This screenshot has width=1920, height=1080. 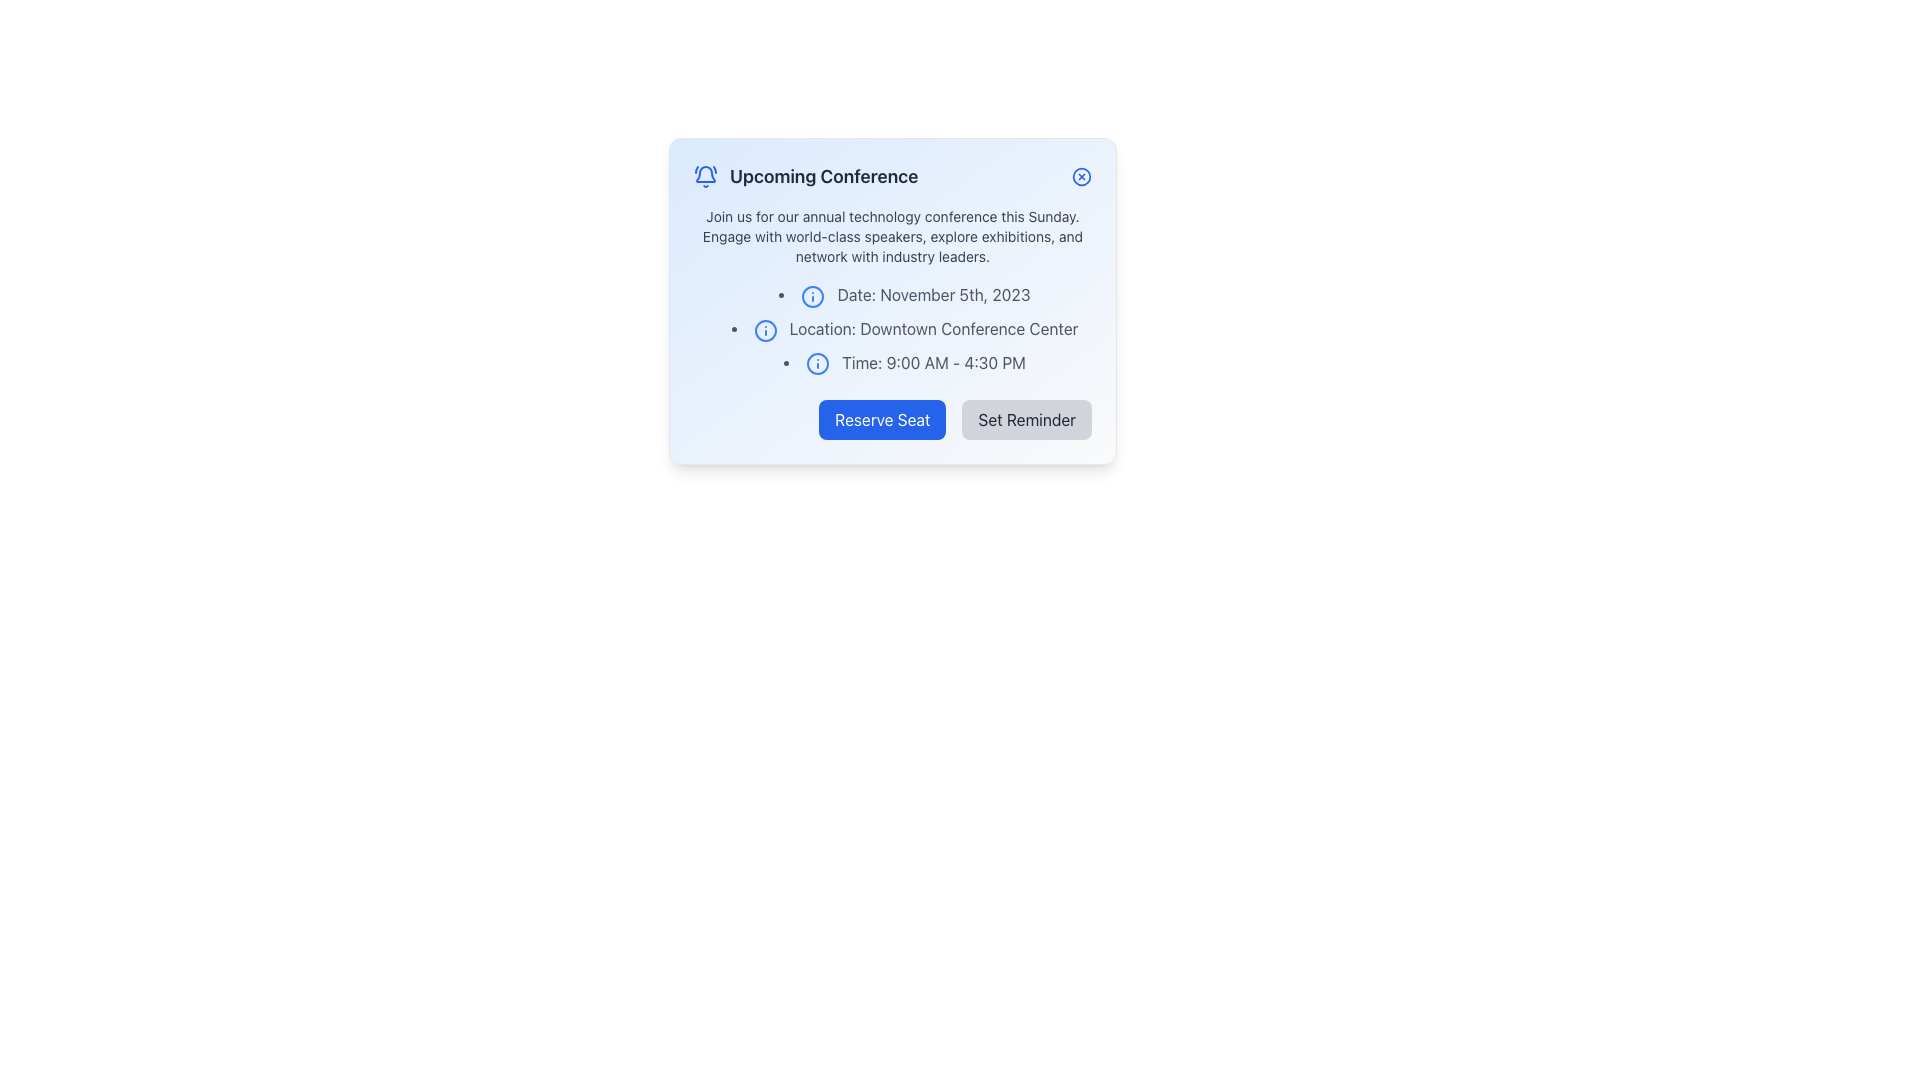 I want to click on the blue circular button with an 'x' mark located at the top-right corner of the card containing the 'Upcoming Conference' header, so click(x=1080, y=176).